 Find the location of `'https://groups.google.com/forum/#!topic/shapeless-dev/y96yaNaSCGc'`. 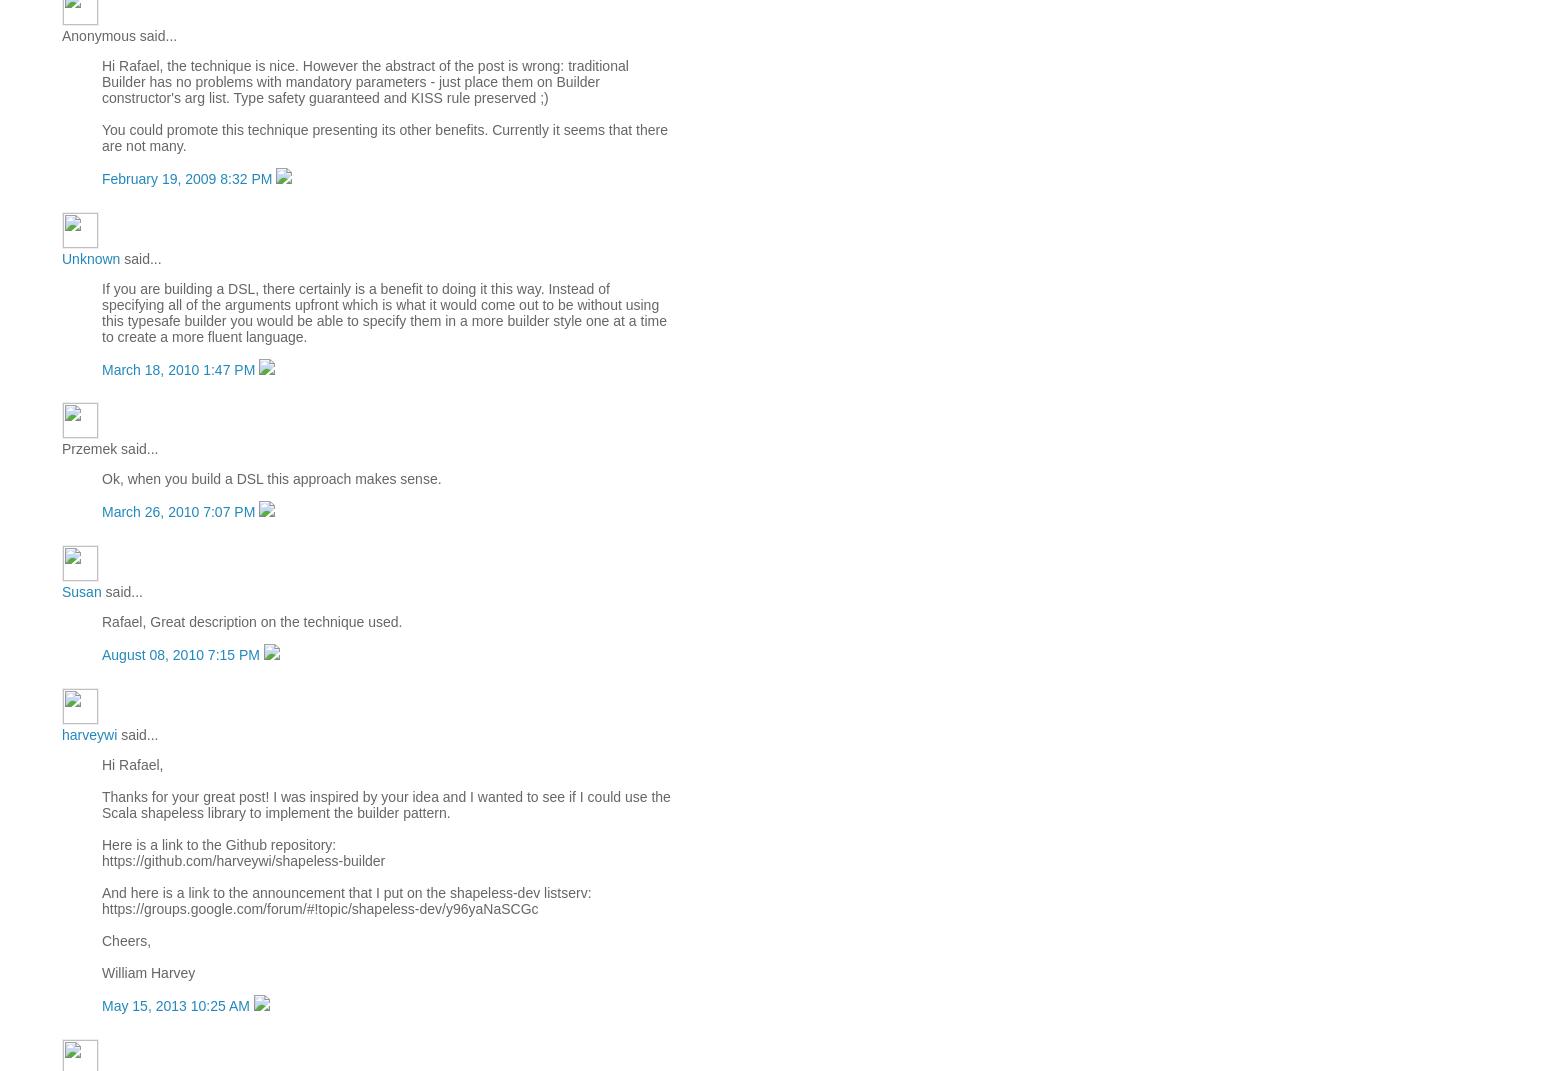

'https://groups.google.com/forum/#!topic/shapeless-dev/y96yaNaSCGc' is located at coordinates (318, 908).